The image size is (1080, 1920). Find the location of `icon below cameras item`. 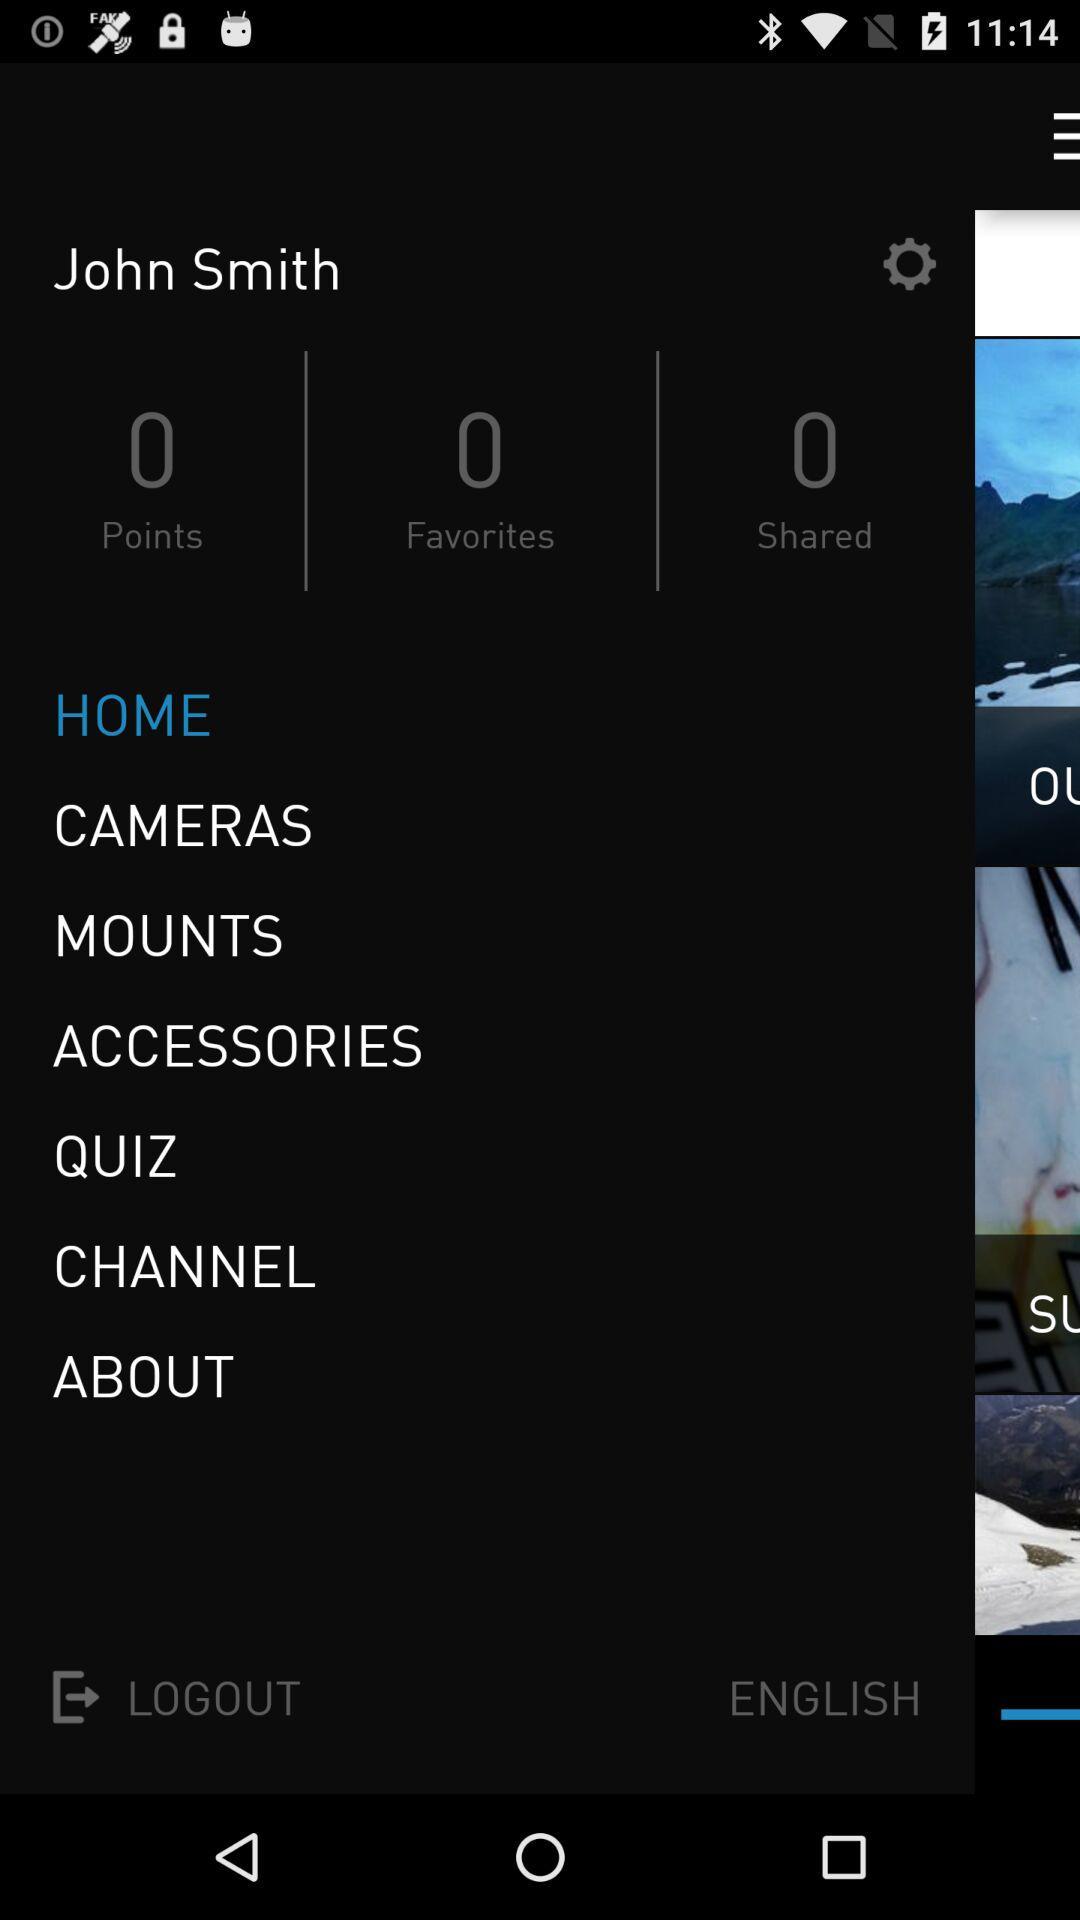

icon below cameras item is located at coordinates (167, 933).